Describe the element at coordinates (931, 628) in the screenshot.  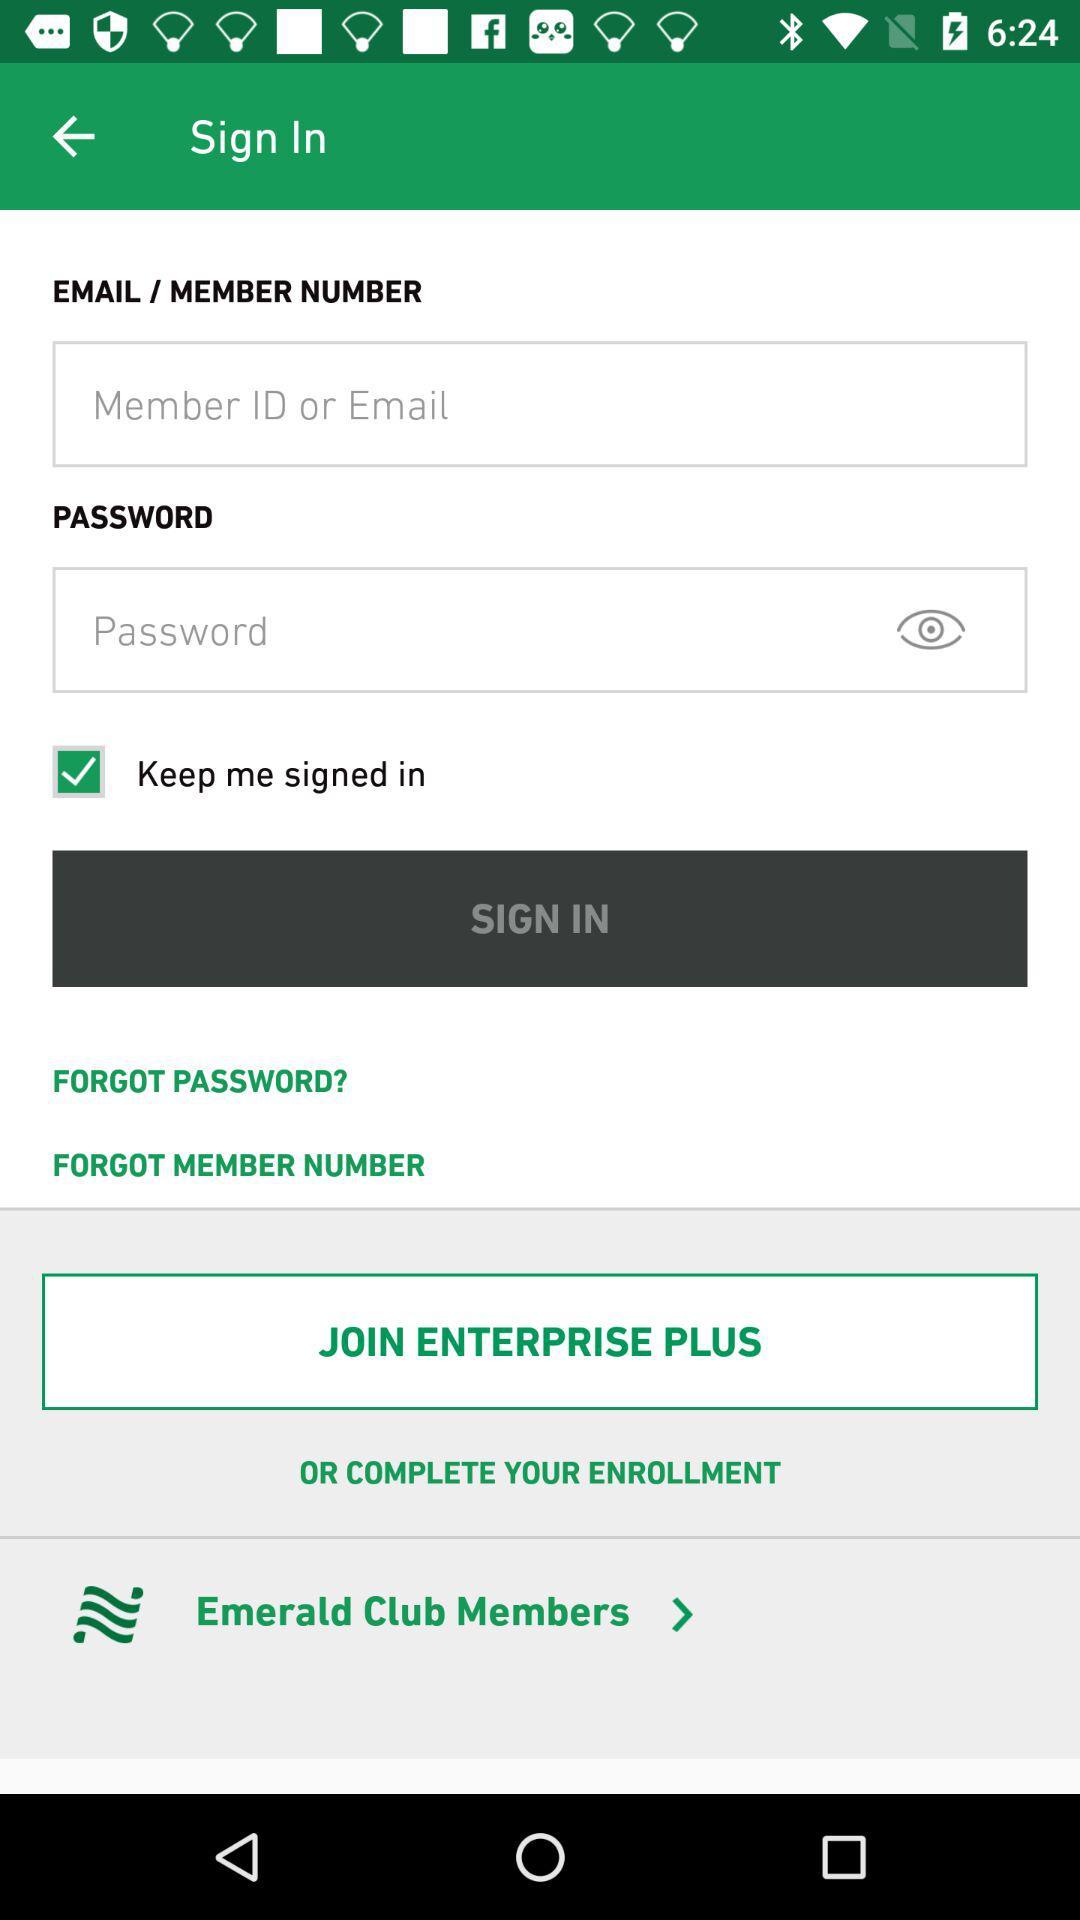
I see `display password text` at that location.